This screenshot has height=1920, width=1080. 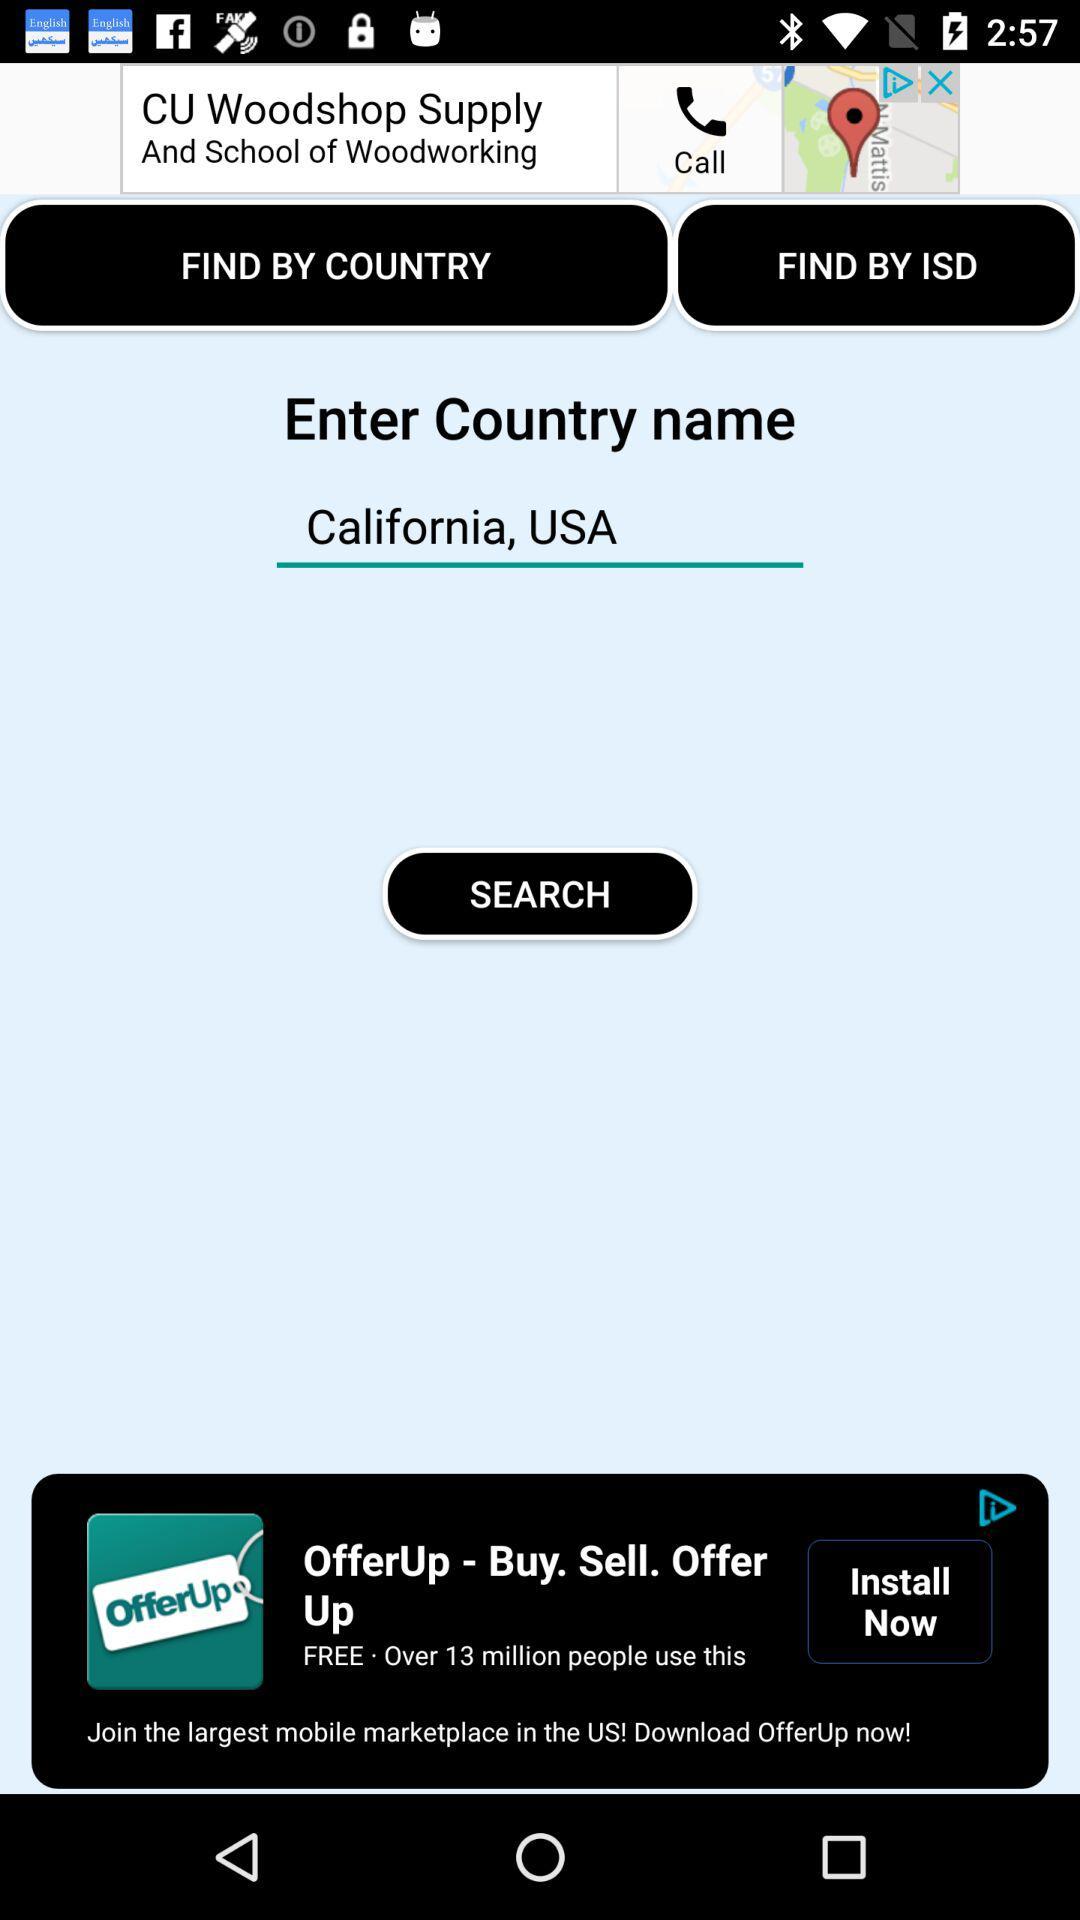 What do you see at coordinates (540, 127) in the screenshot?
I see `the advertisement` at bounding box center [540, 127].